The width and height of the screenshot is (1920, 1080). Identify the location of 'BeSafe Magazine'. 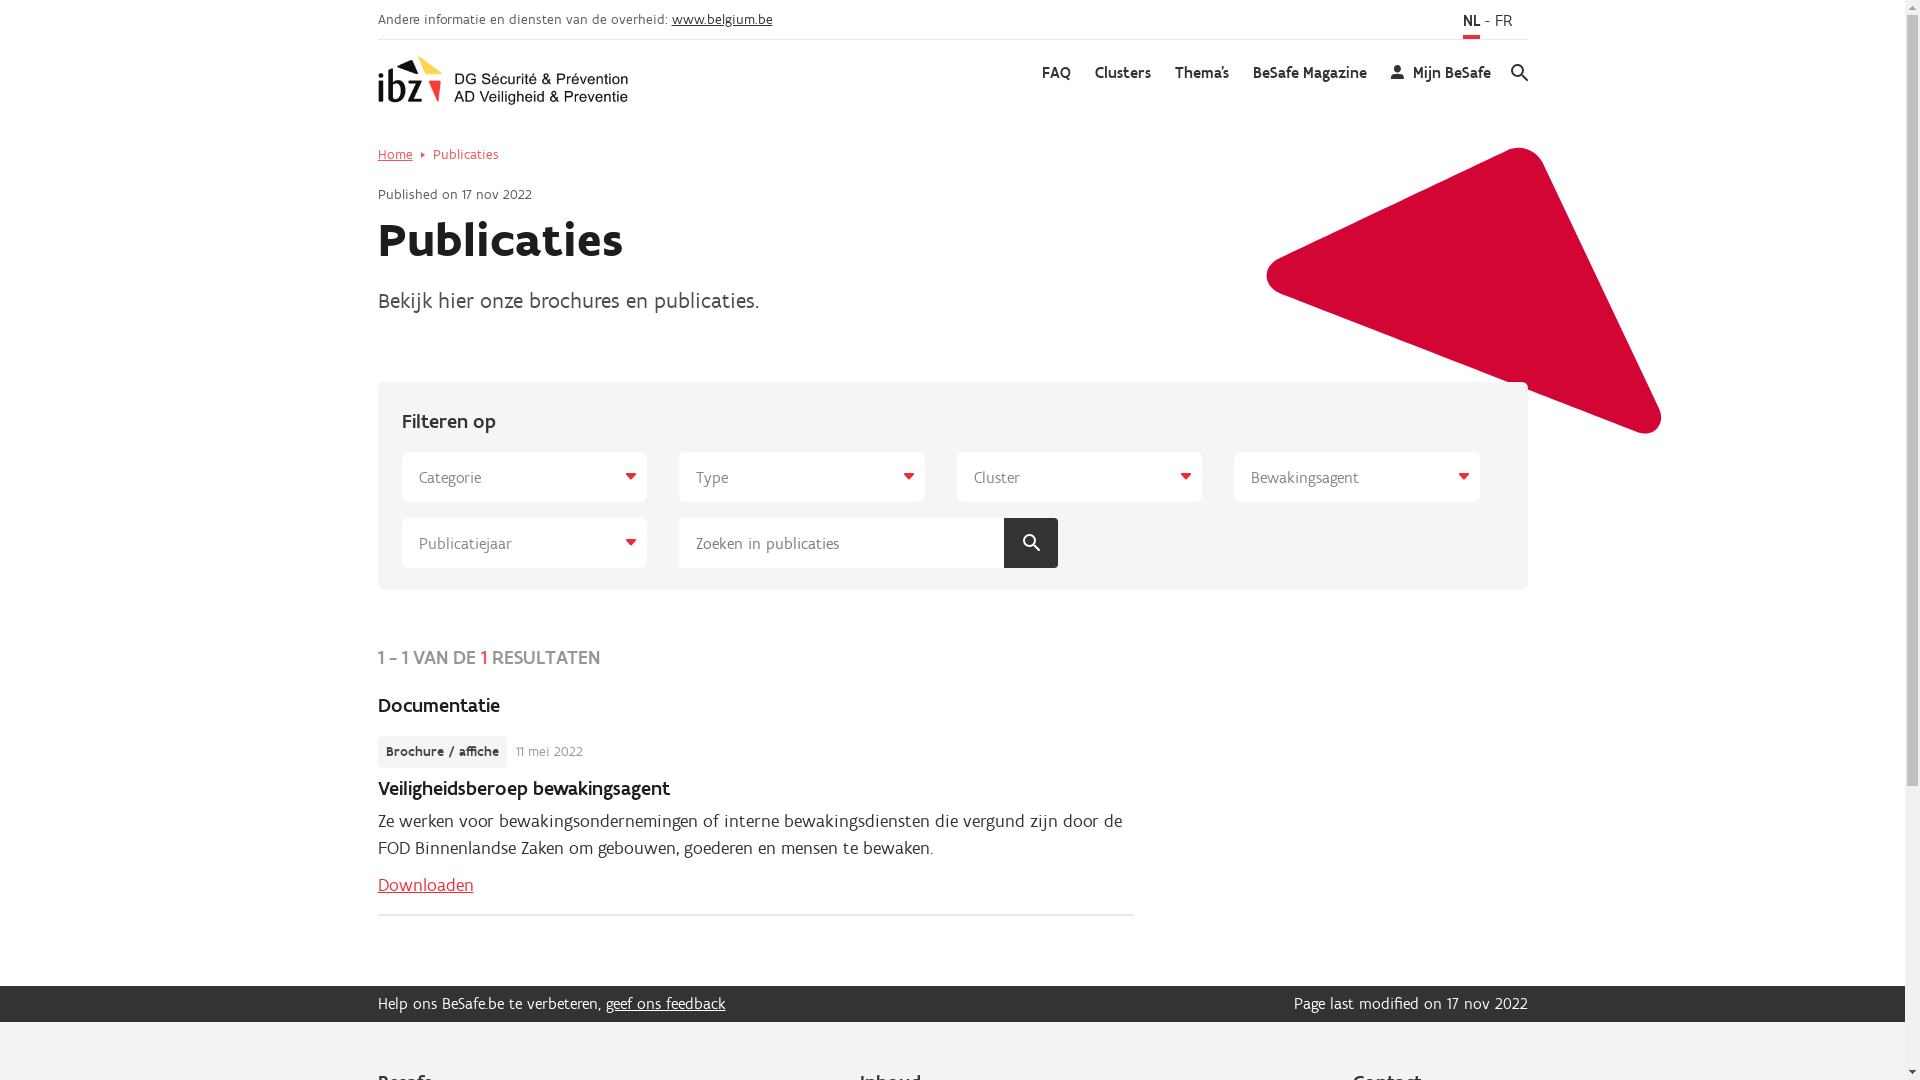
(1309, 72).